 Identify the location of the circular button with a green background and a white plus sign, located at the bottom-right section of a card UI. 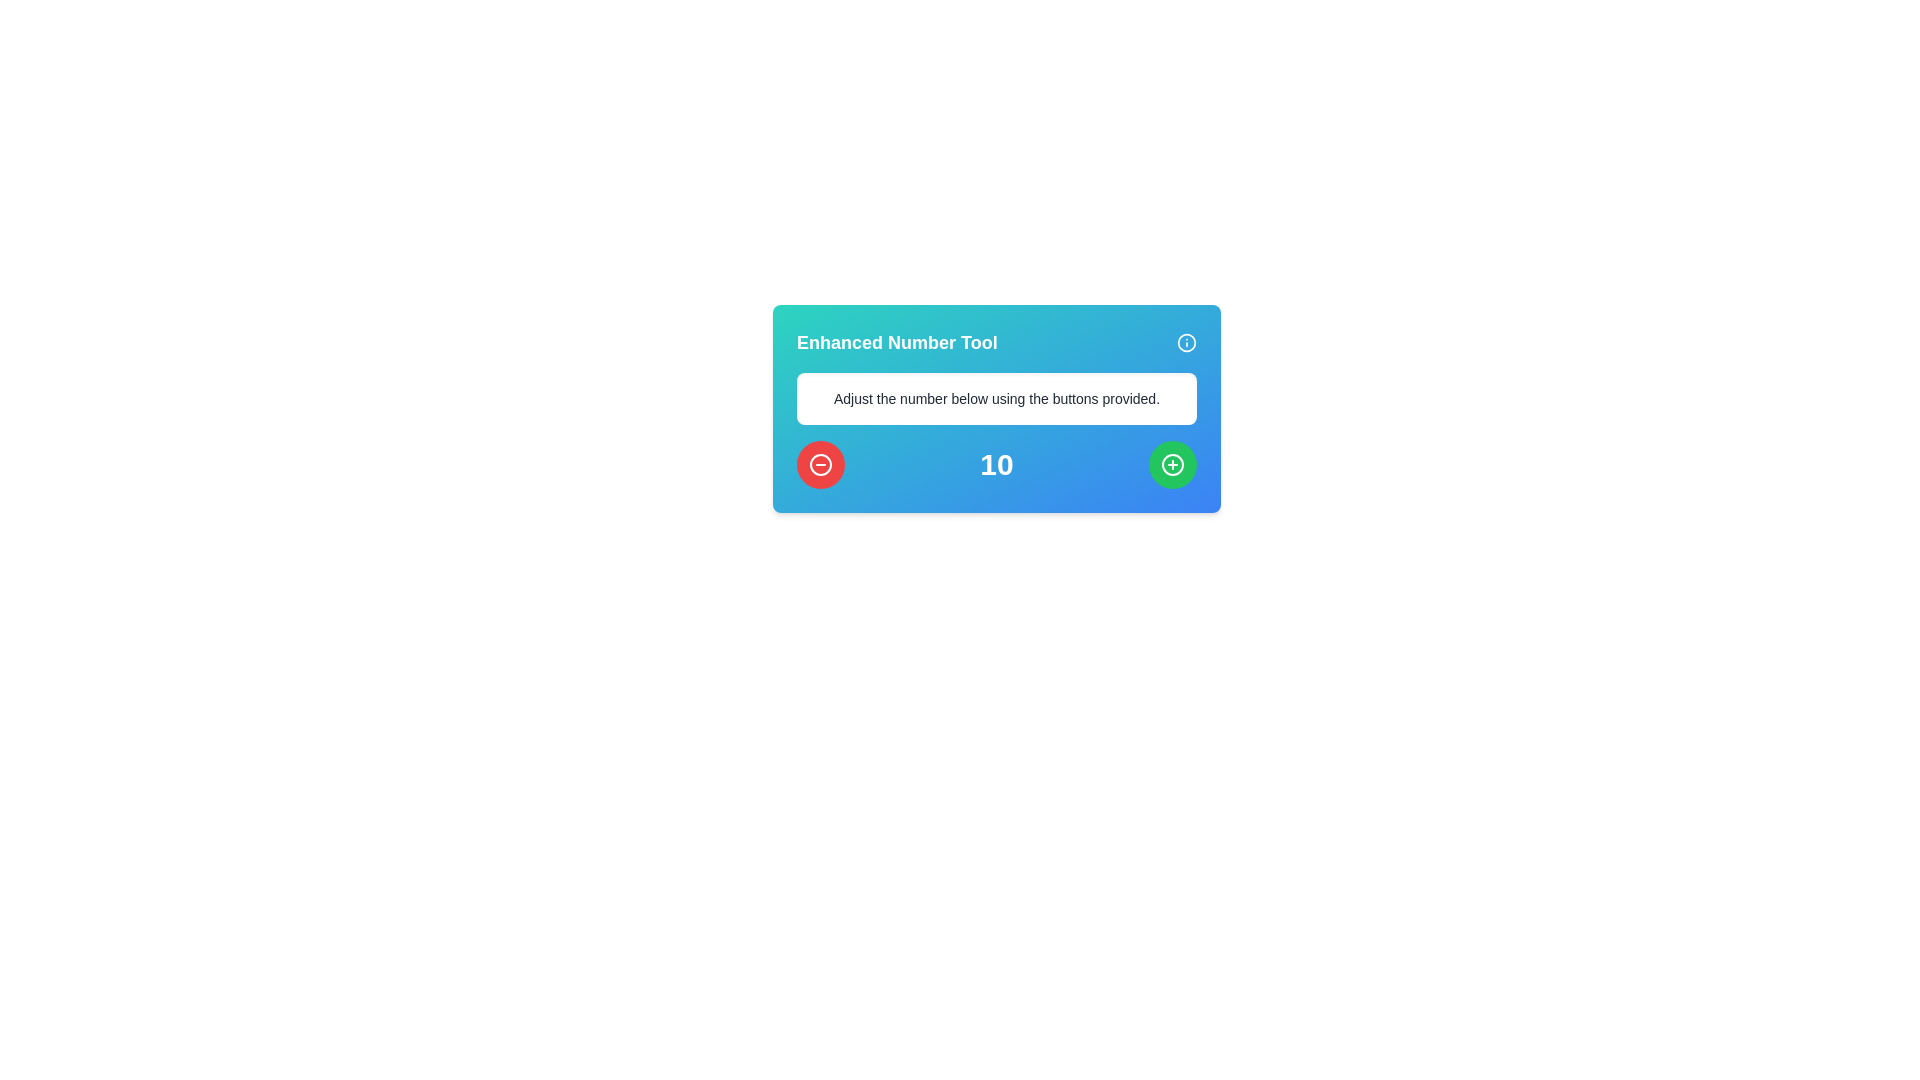
(1172, 465).